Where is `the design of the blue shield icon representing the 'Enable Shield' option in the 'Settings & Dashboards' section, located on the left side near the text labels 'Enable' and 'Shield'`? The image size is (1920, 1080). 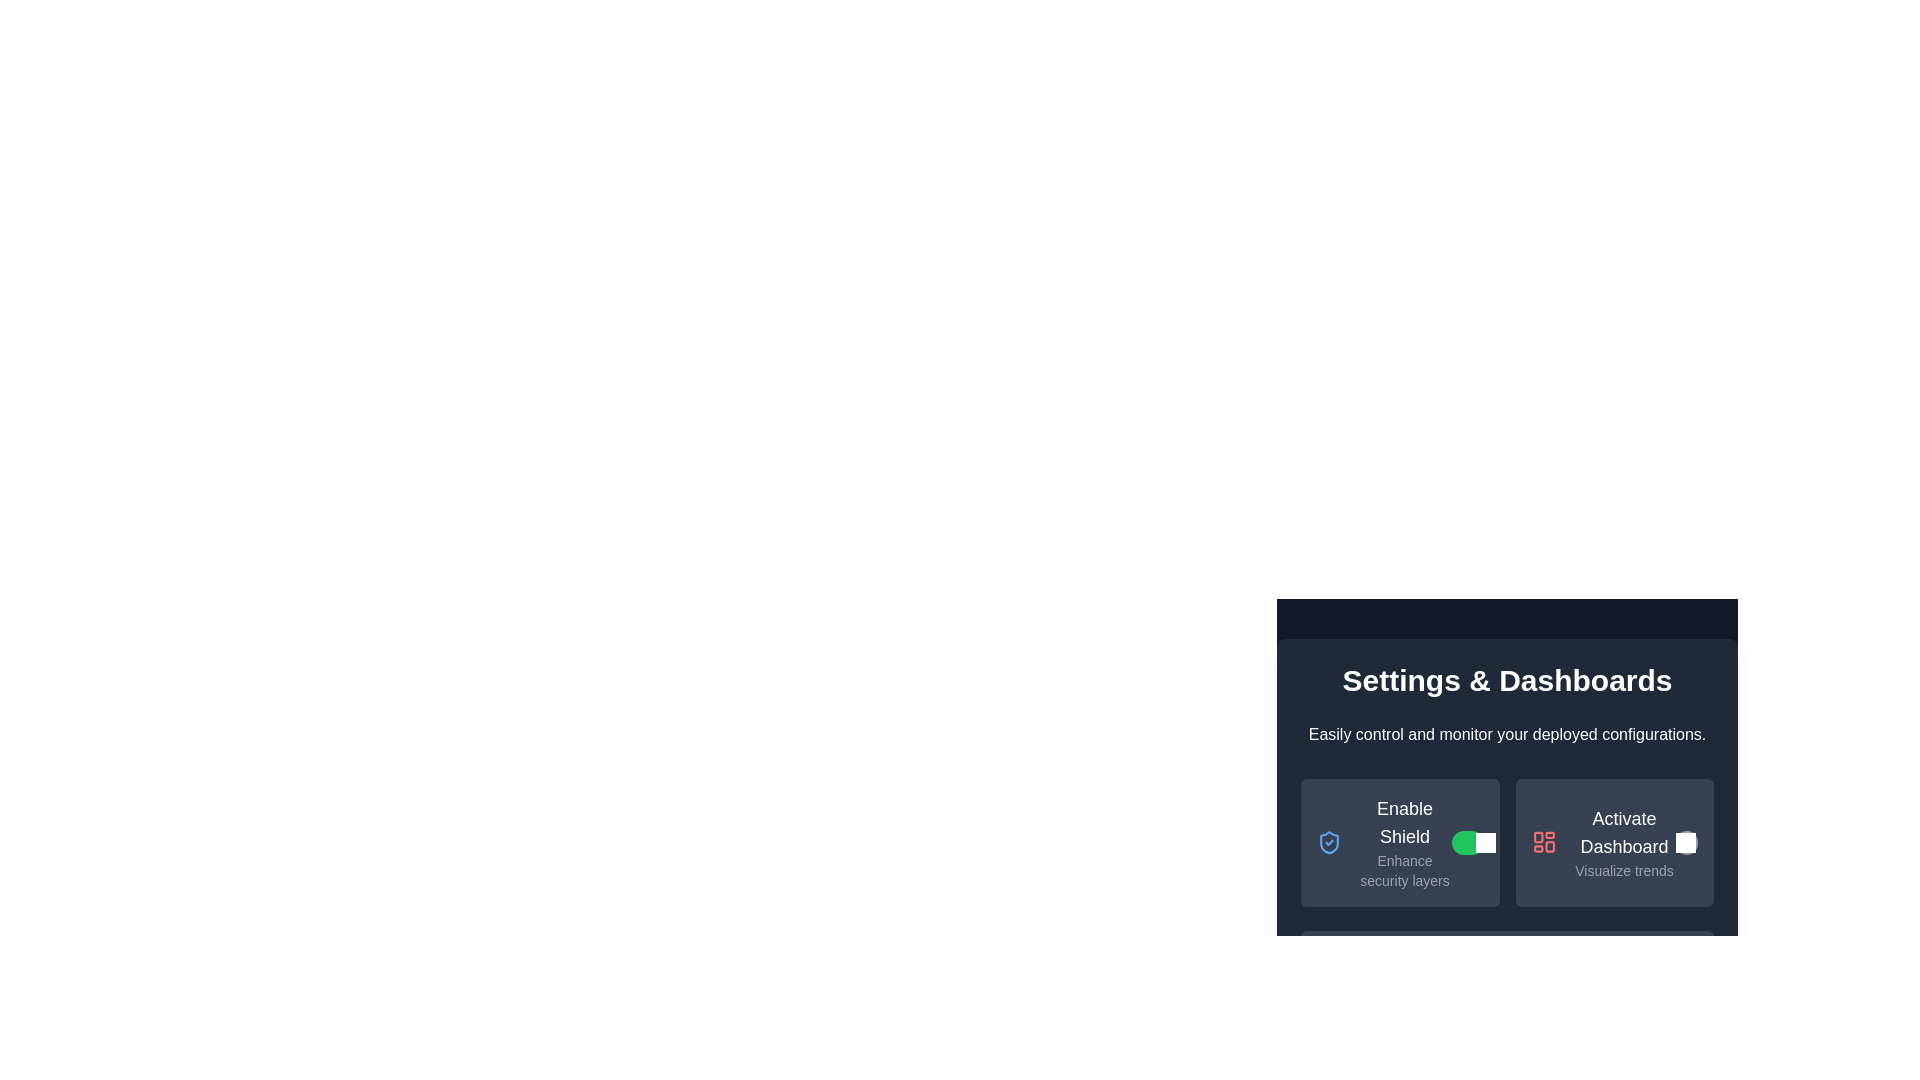
the design of the blue shield icon representing the 'Enable Shield' option in the 'Settings & Dashboards' section, located on the left side near the text labels 'Enable' and 'Shield' is located at coordinates (1329, 843).